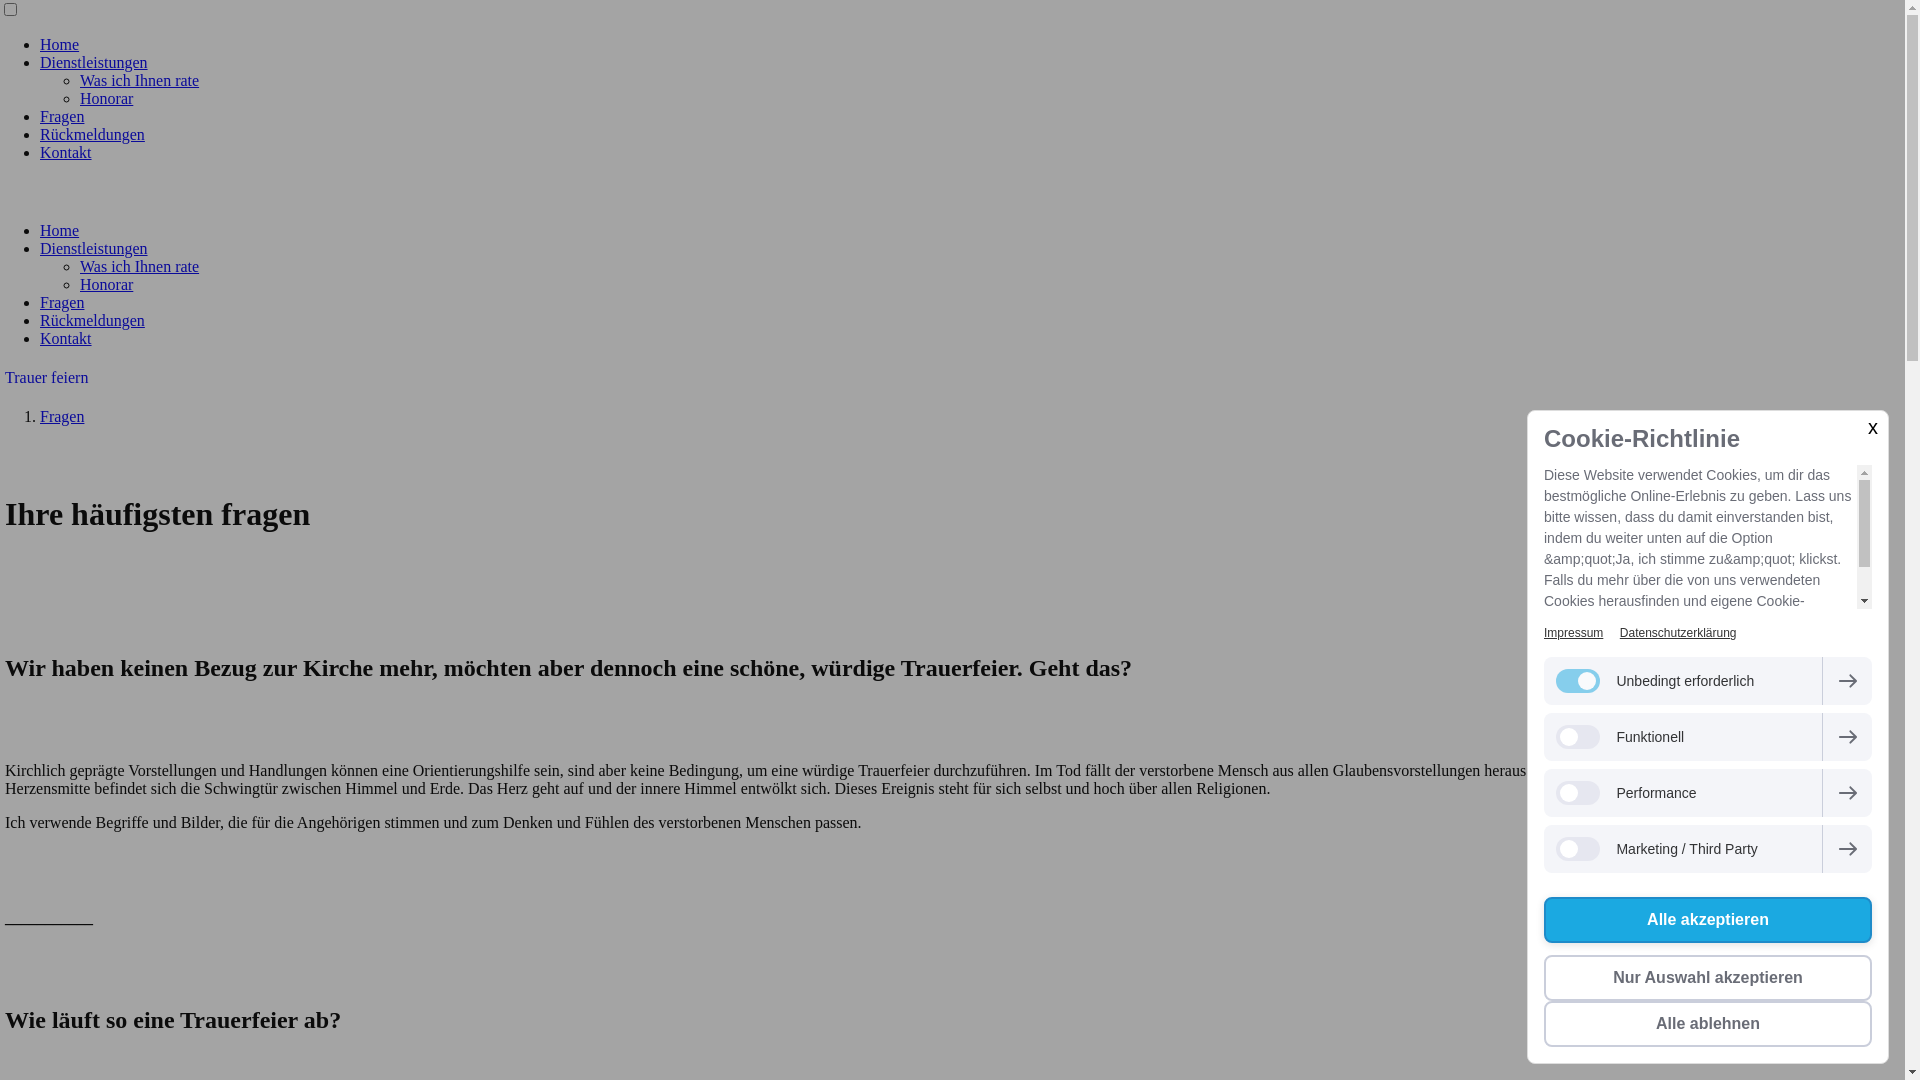 Image resolution: width=1920 pixels, height=1080 pixels. Describe the element at coordinates (1707, 977) in the screenshot. I see `'Nur Auswahl akzeptieren'` at that location.